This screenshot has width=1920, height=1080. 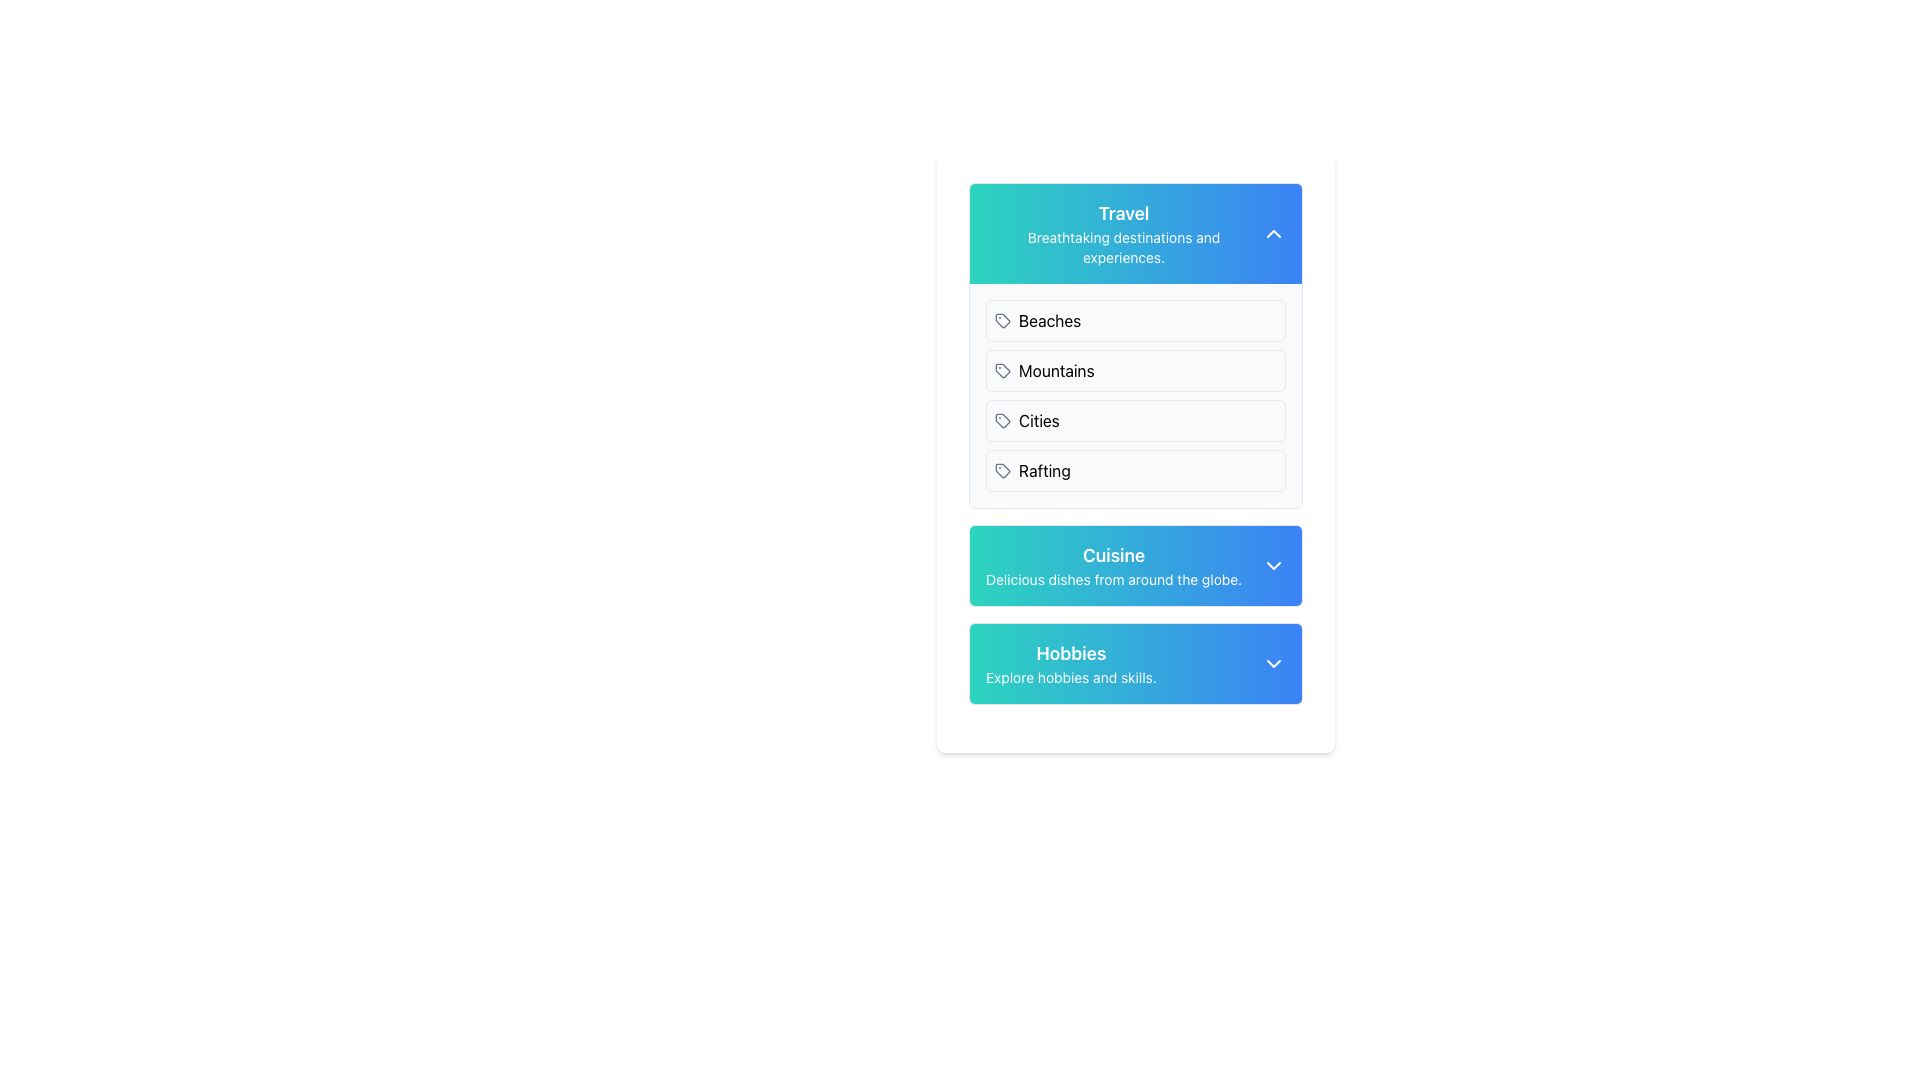 What do you see at coordinates (1123, 246) in the screenshot?
I see `static text element displaying 'Breathtaking destinations and experiences.' located below the title 'Travel'` at bounding box center [1123, 246].